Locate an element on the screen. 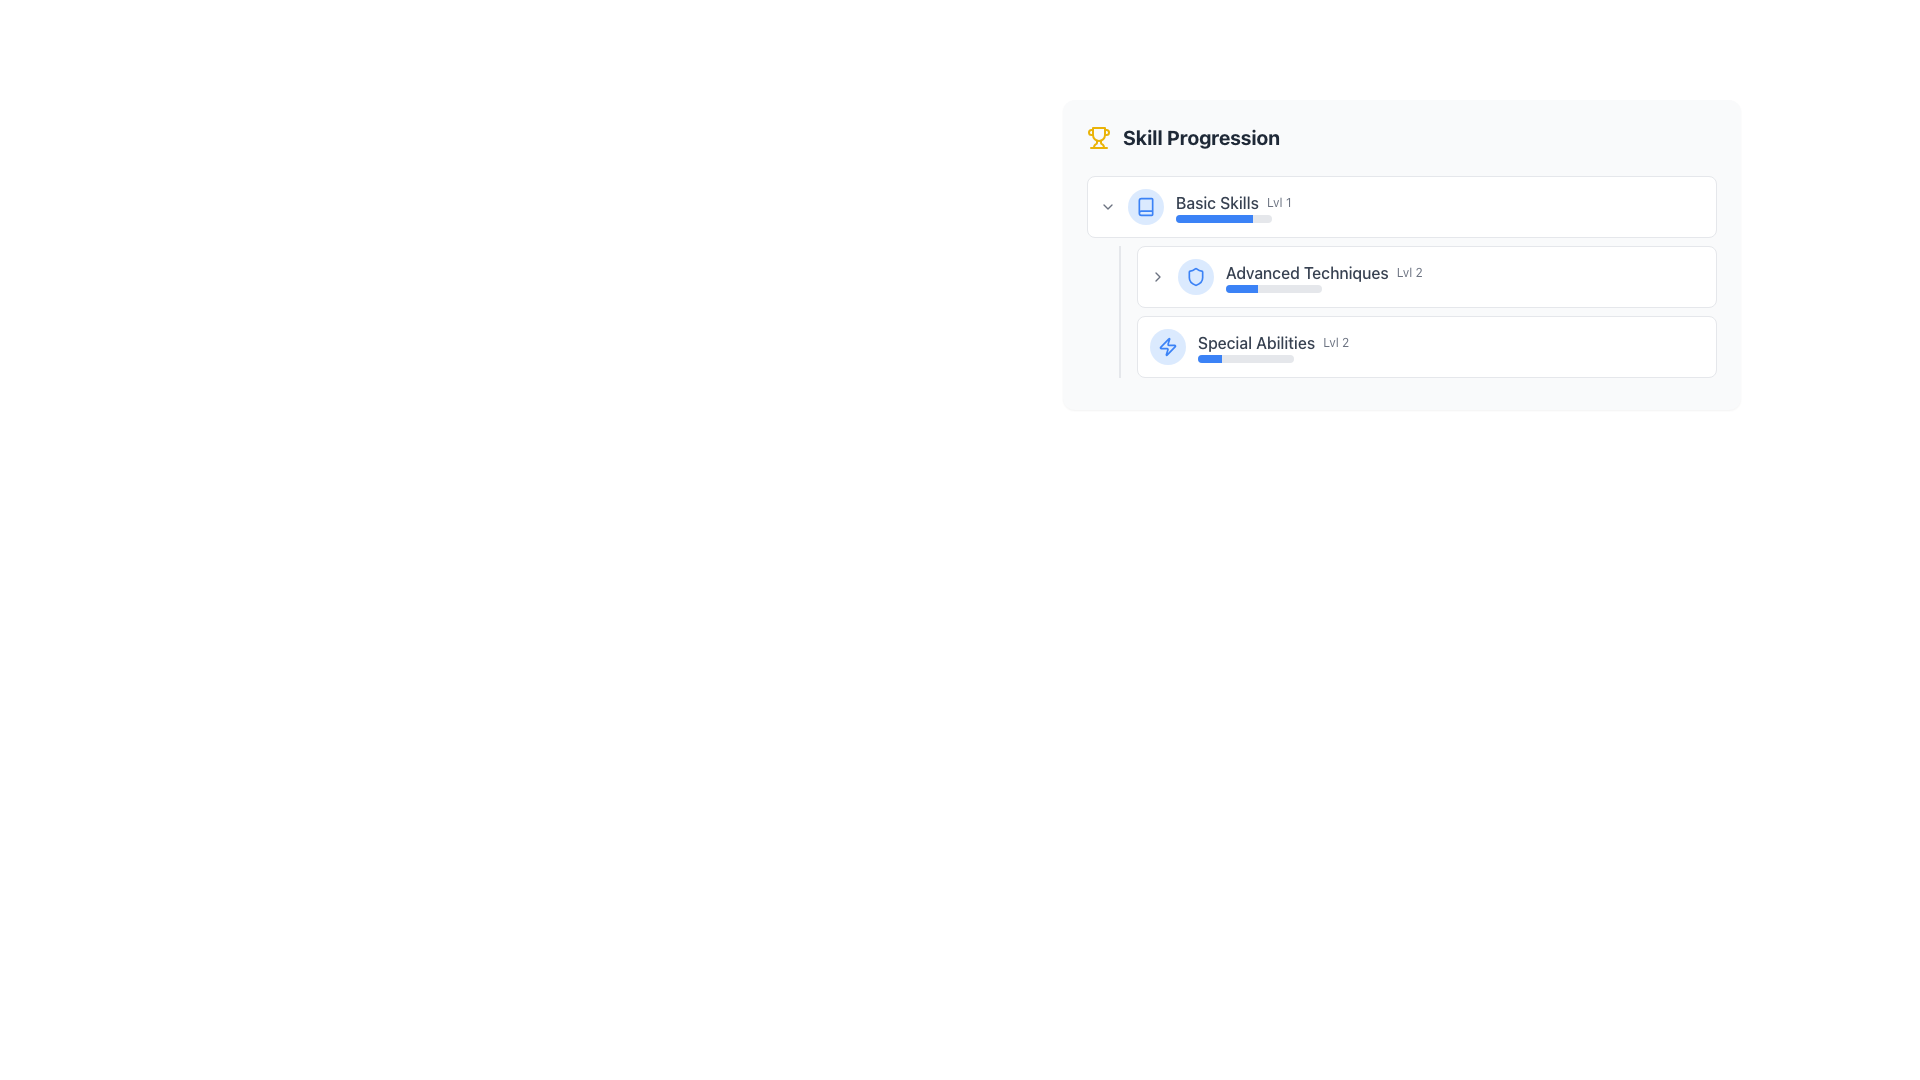 This screenshot has height=1080, width=1920. the progress indicator segment within the progress bar that visually represents the completed portion of the 'Basic Skills' task in the 'Skill Progression' panel is located at coordinates (1213, 219).